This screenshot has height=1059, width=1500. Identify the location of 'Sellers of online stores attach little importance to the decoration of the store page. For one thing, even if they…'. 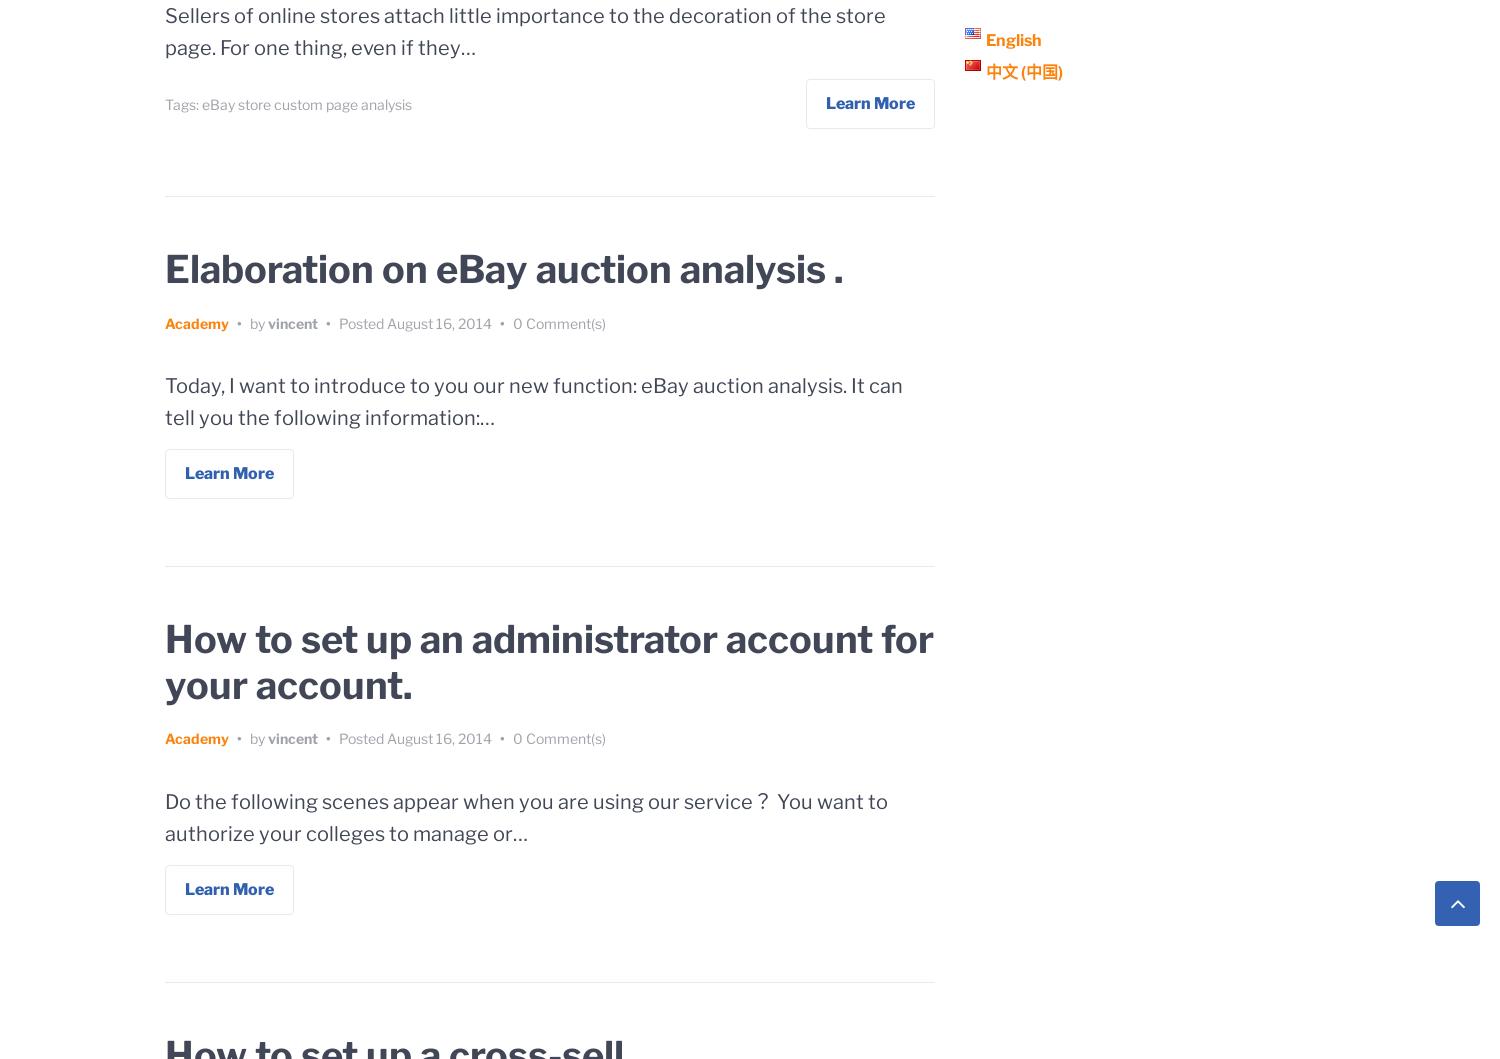
(525, 31).